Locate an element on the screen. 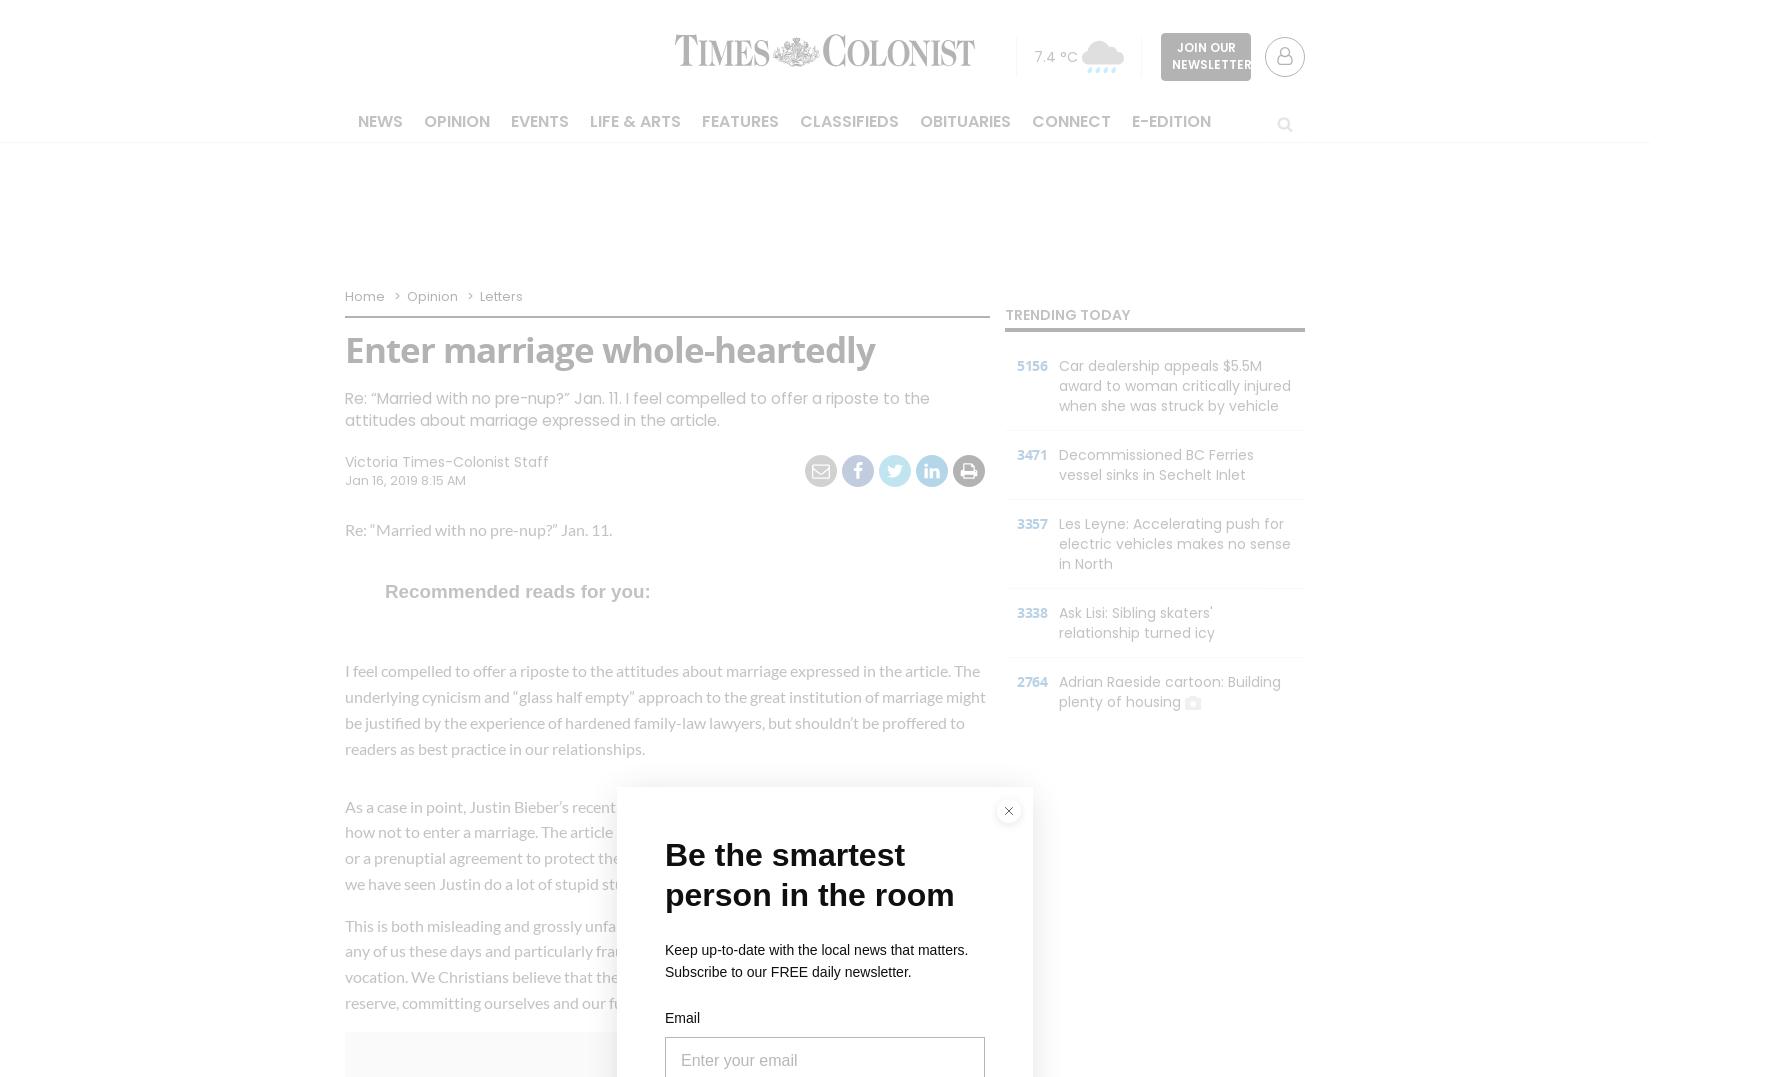 The height and width of the screenshot is (1077, 1785). '3357' is located at coordinates (1032, 522).